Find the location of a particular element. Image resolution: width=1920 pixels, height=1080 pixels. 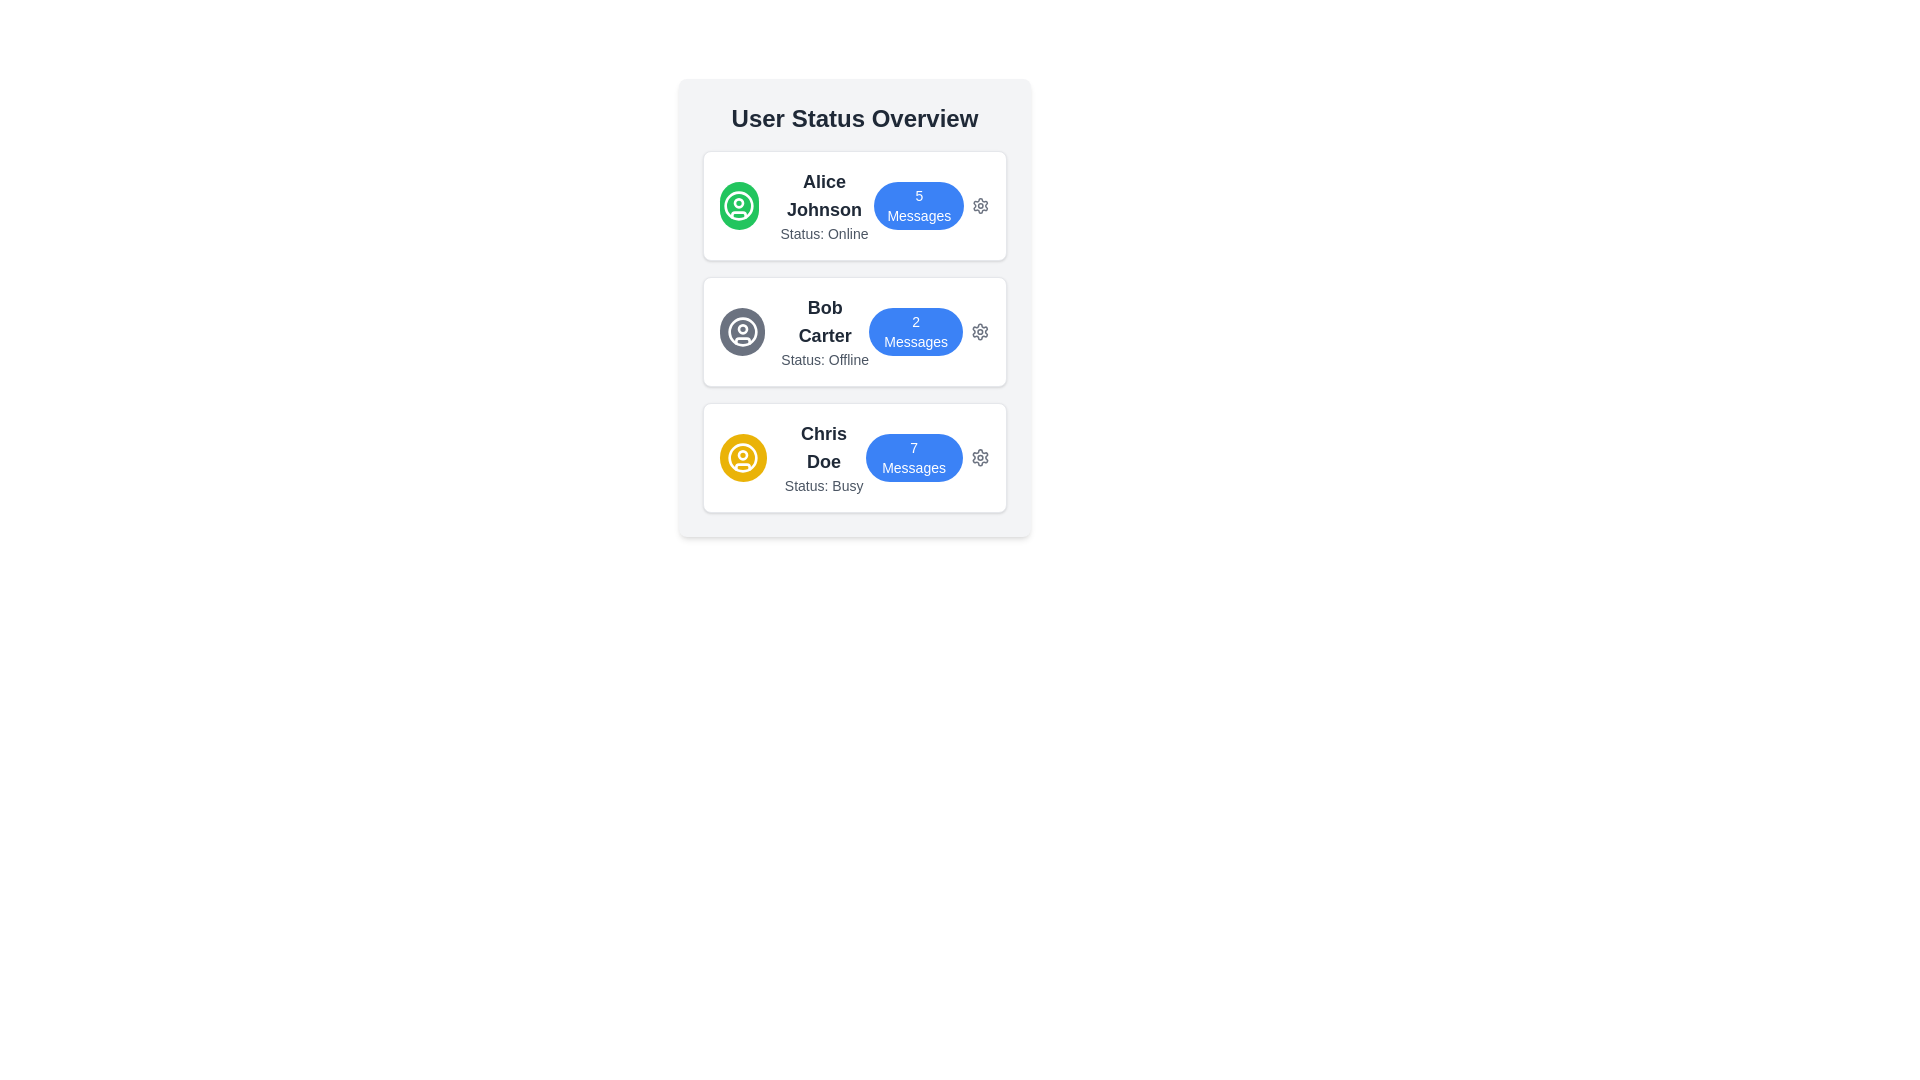

the settings icon located to the far right of the 'Bob Carter' user information row is located at coordinates (980, 330).